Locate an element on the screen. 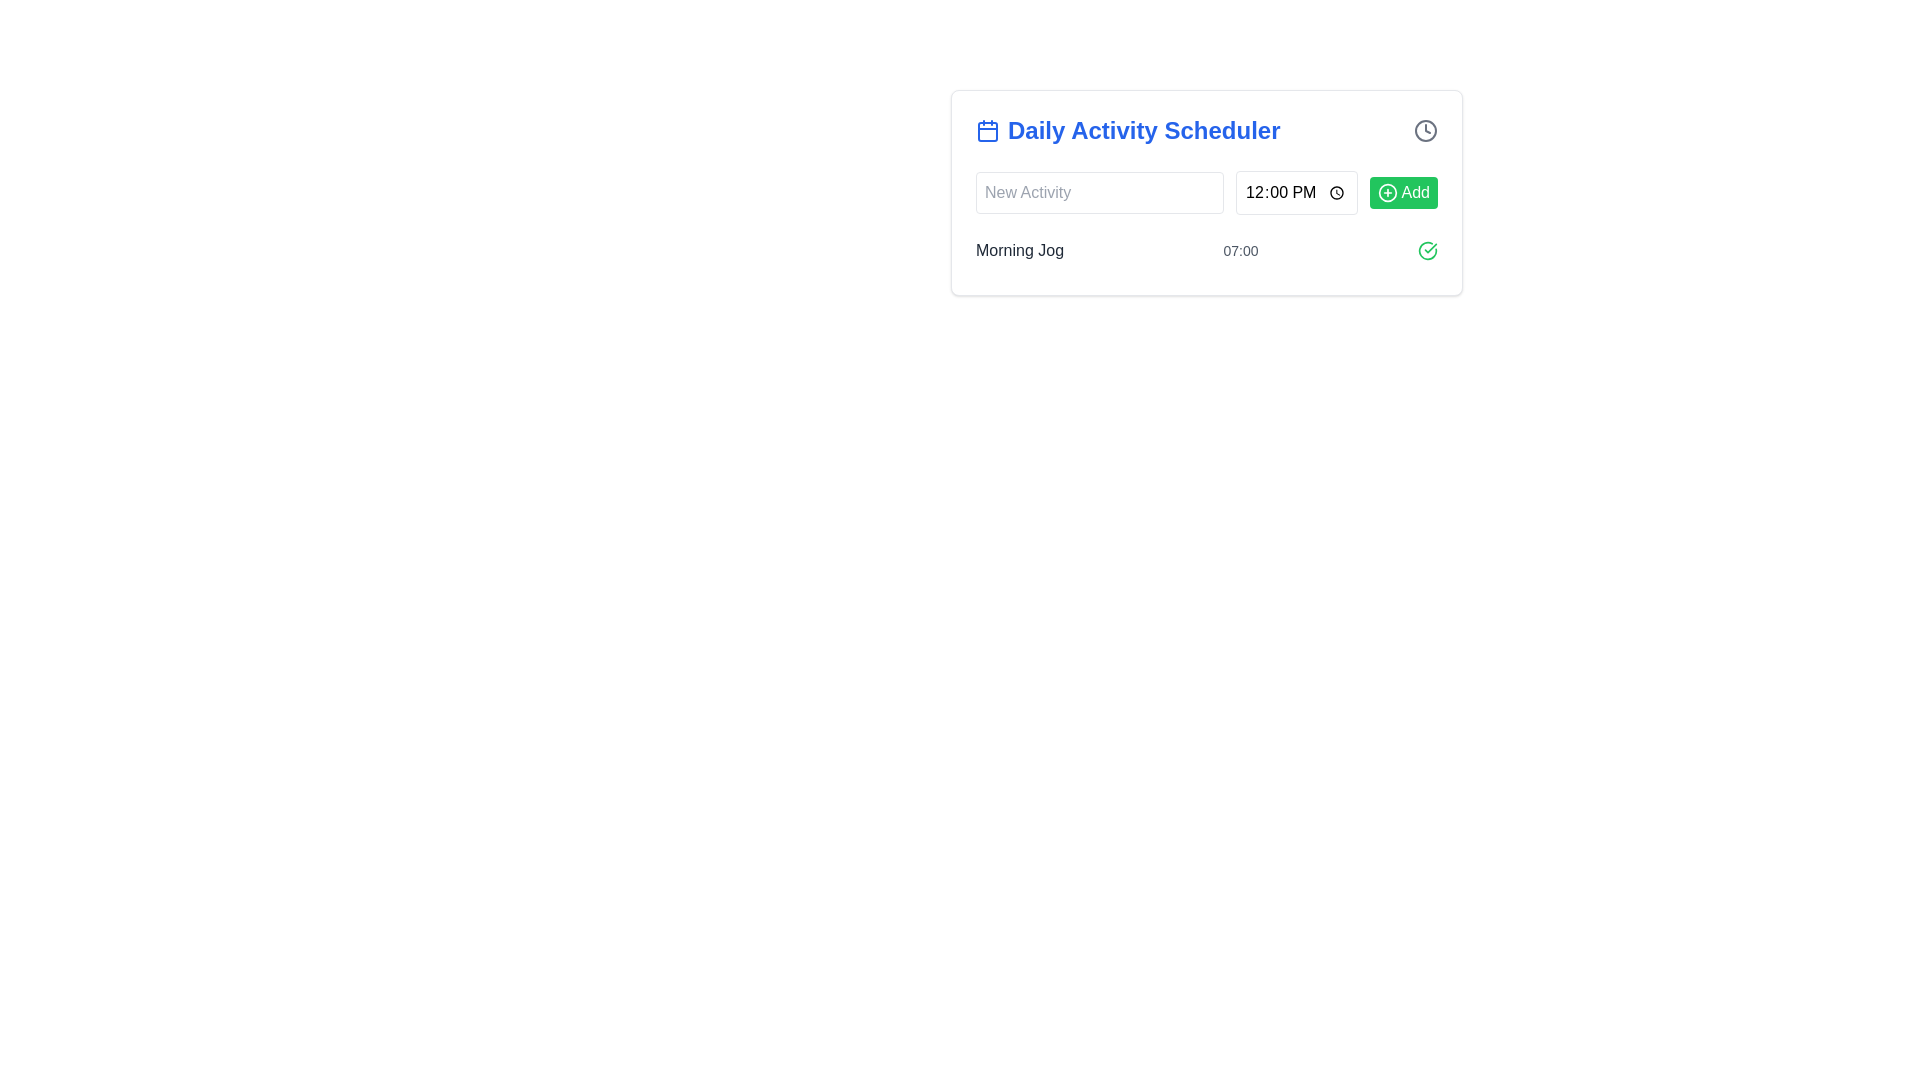 The height and width of the screenshot is (1080, 1920). the SVG circle element styled as a clock face located in the header of the 'Daily Activity Scheduler' interface is located at coordinates (1424, 131).